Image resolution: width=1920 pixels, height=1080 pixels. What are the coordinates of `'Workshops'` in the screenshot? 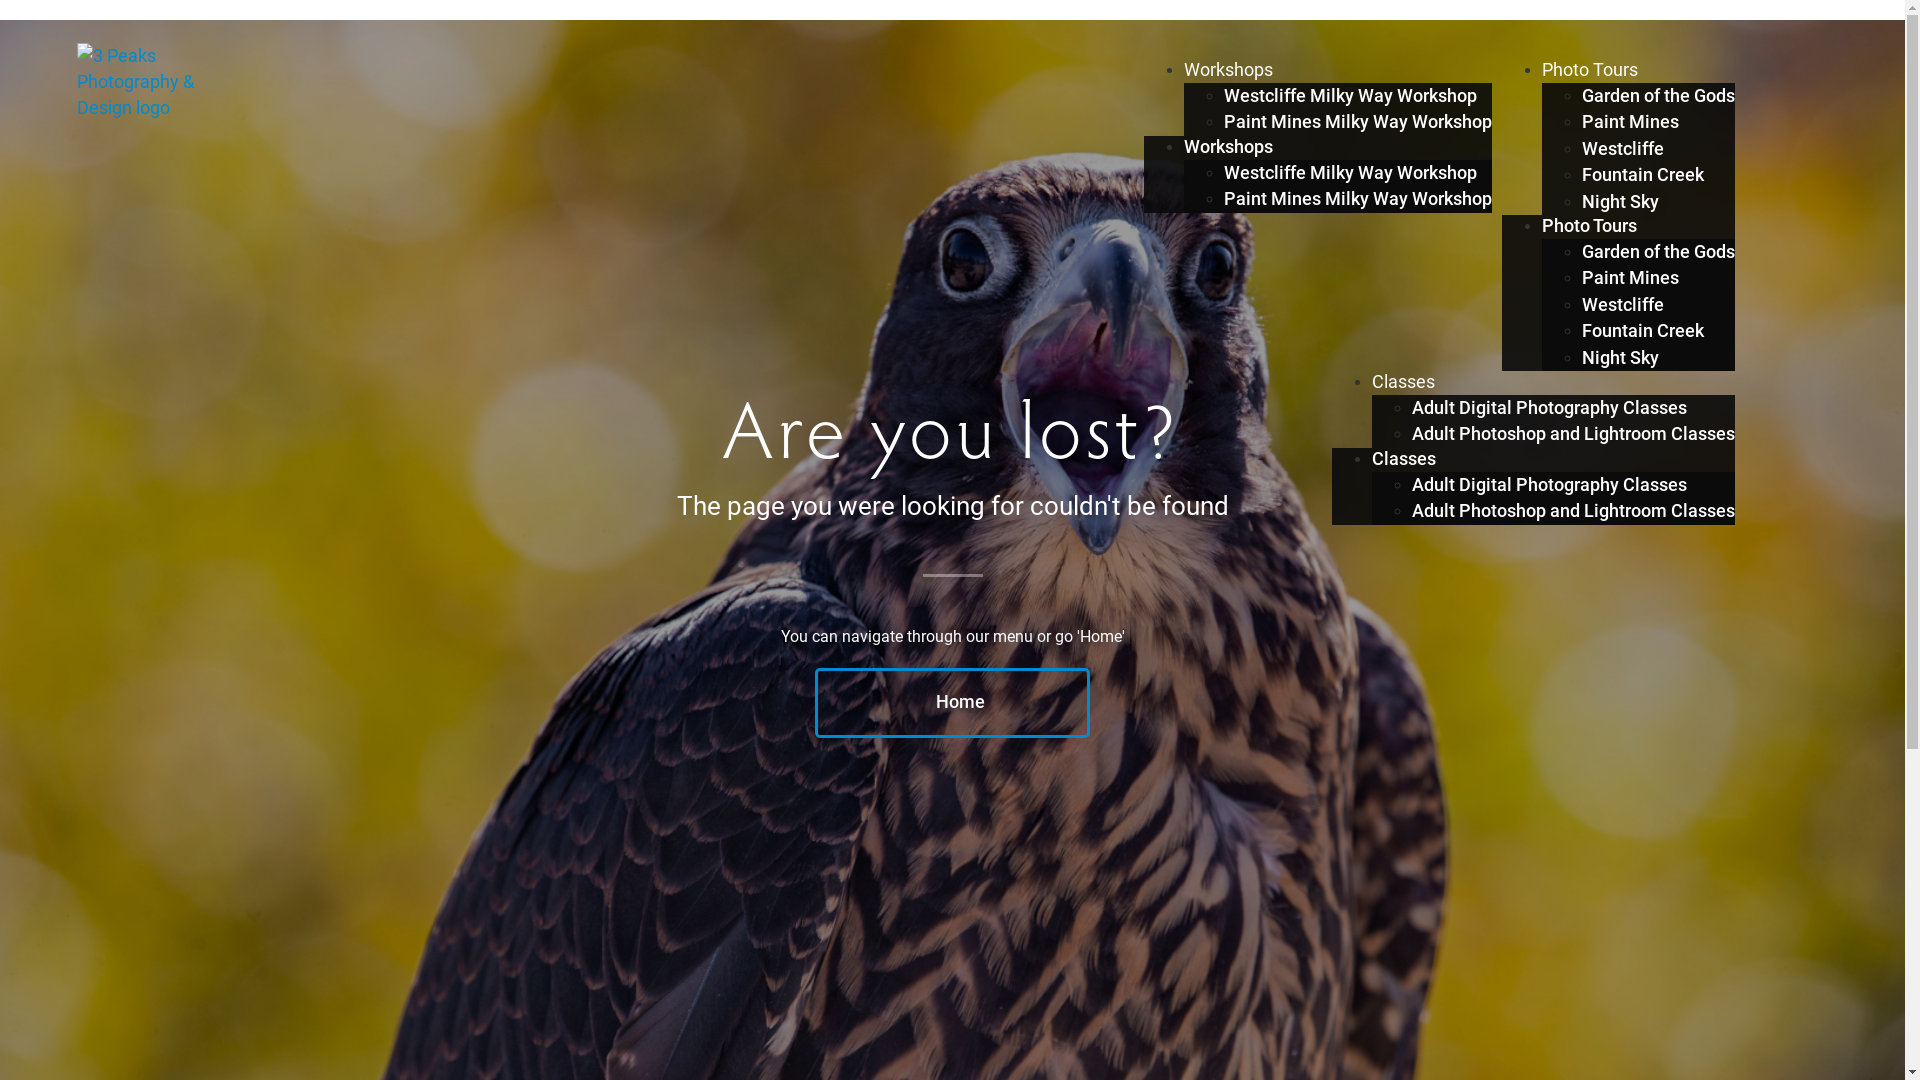 It's located at (1227, 68).